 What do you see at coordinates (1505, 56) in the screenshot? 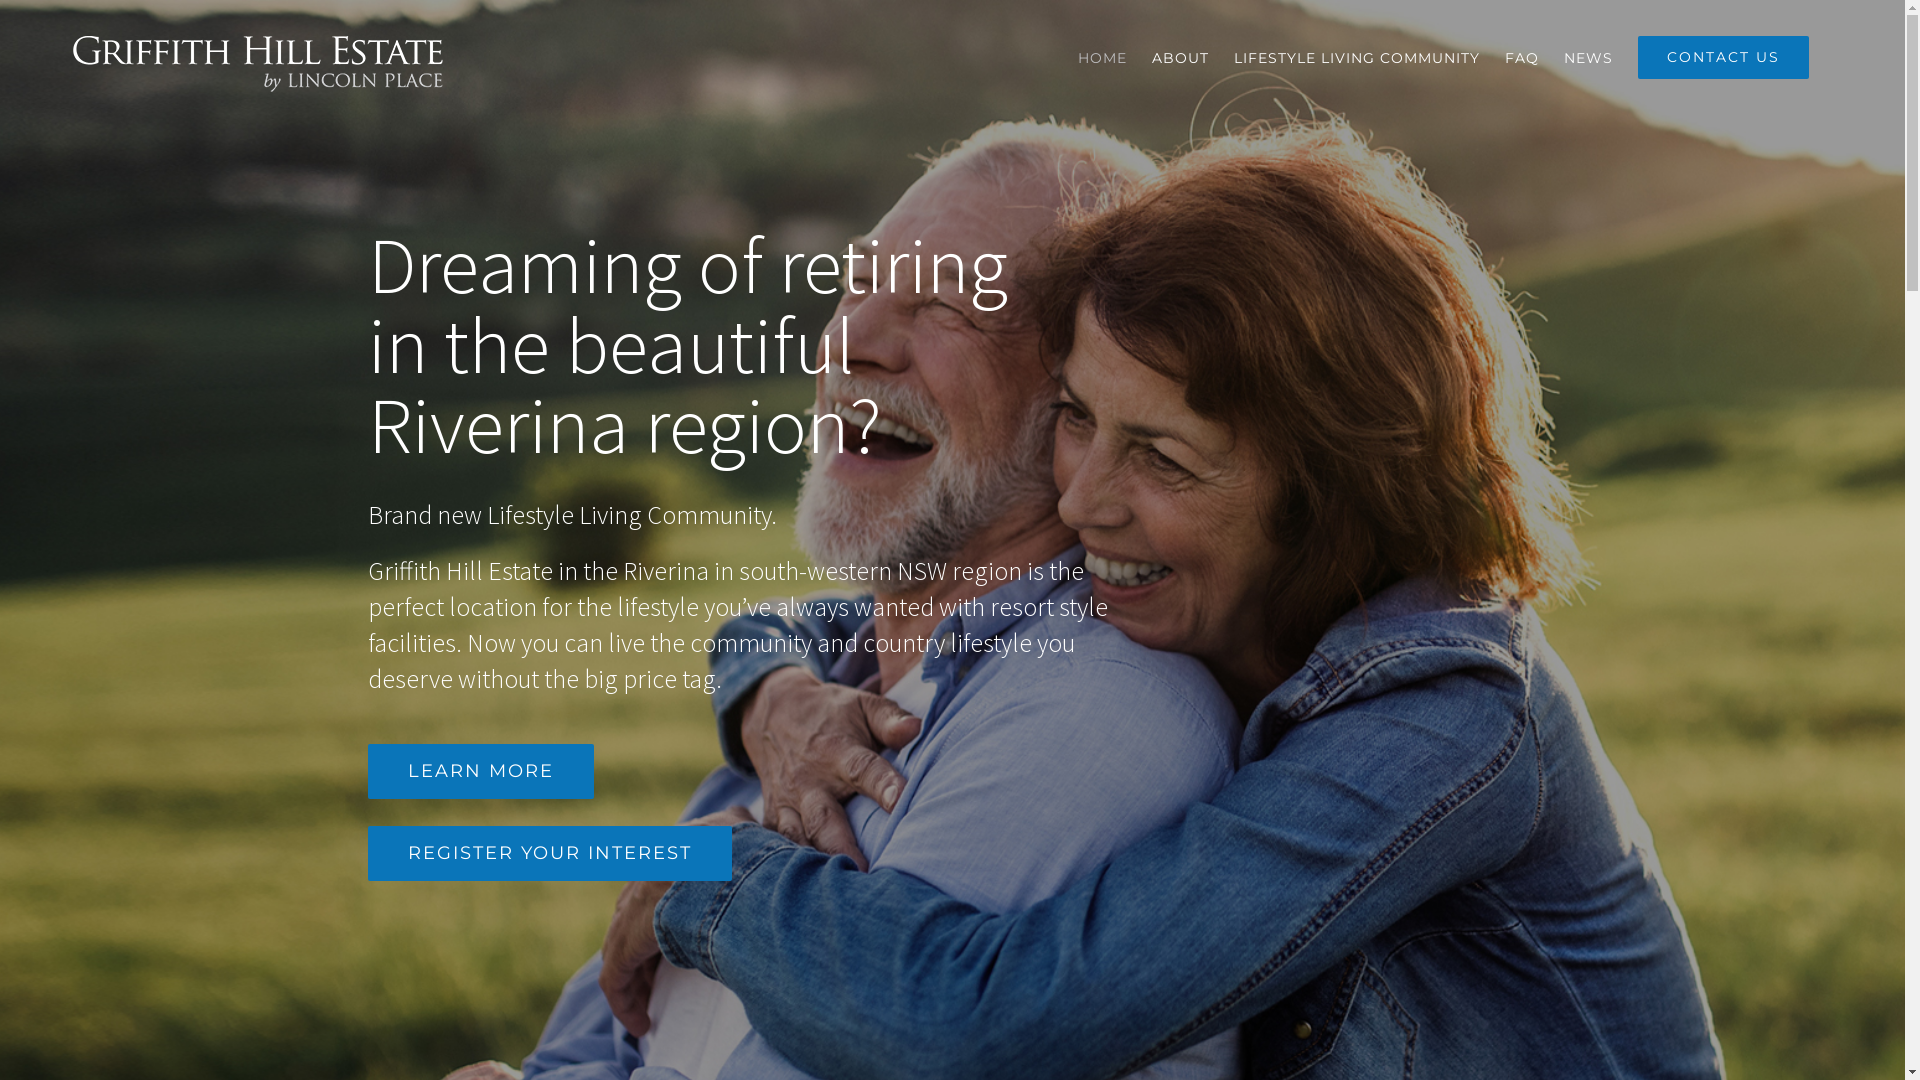
I see `'FAQ'` at bounding box center [1505, 56].